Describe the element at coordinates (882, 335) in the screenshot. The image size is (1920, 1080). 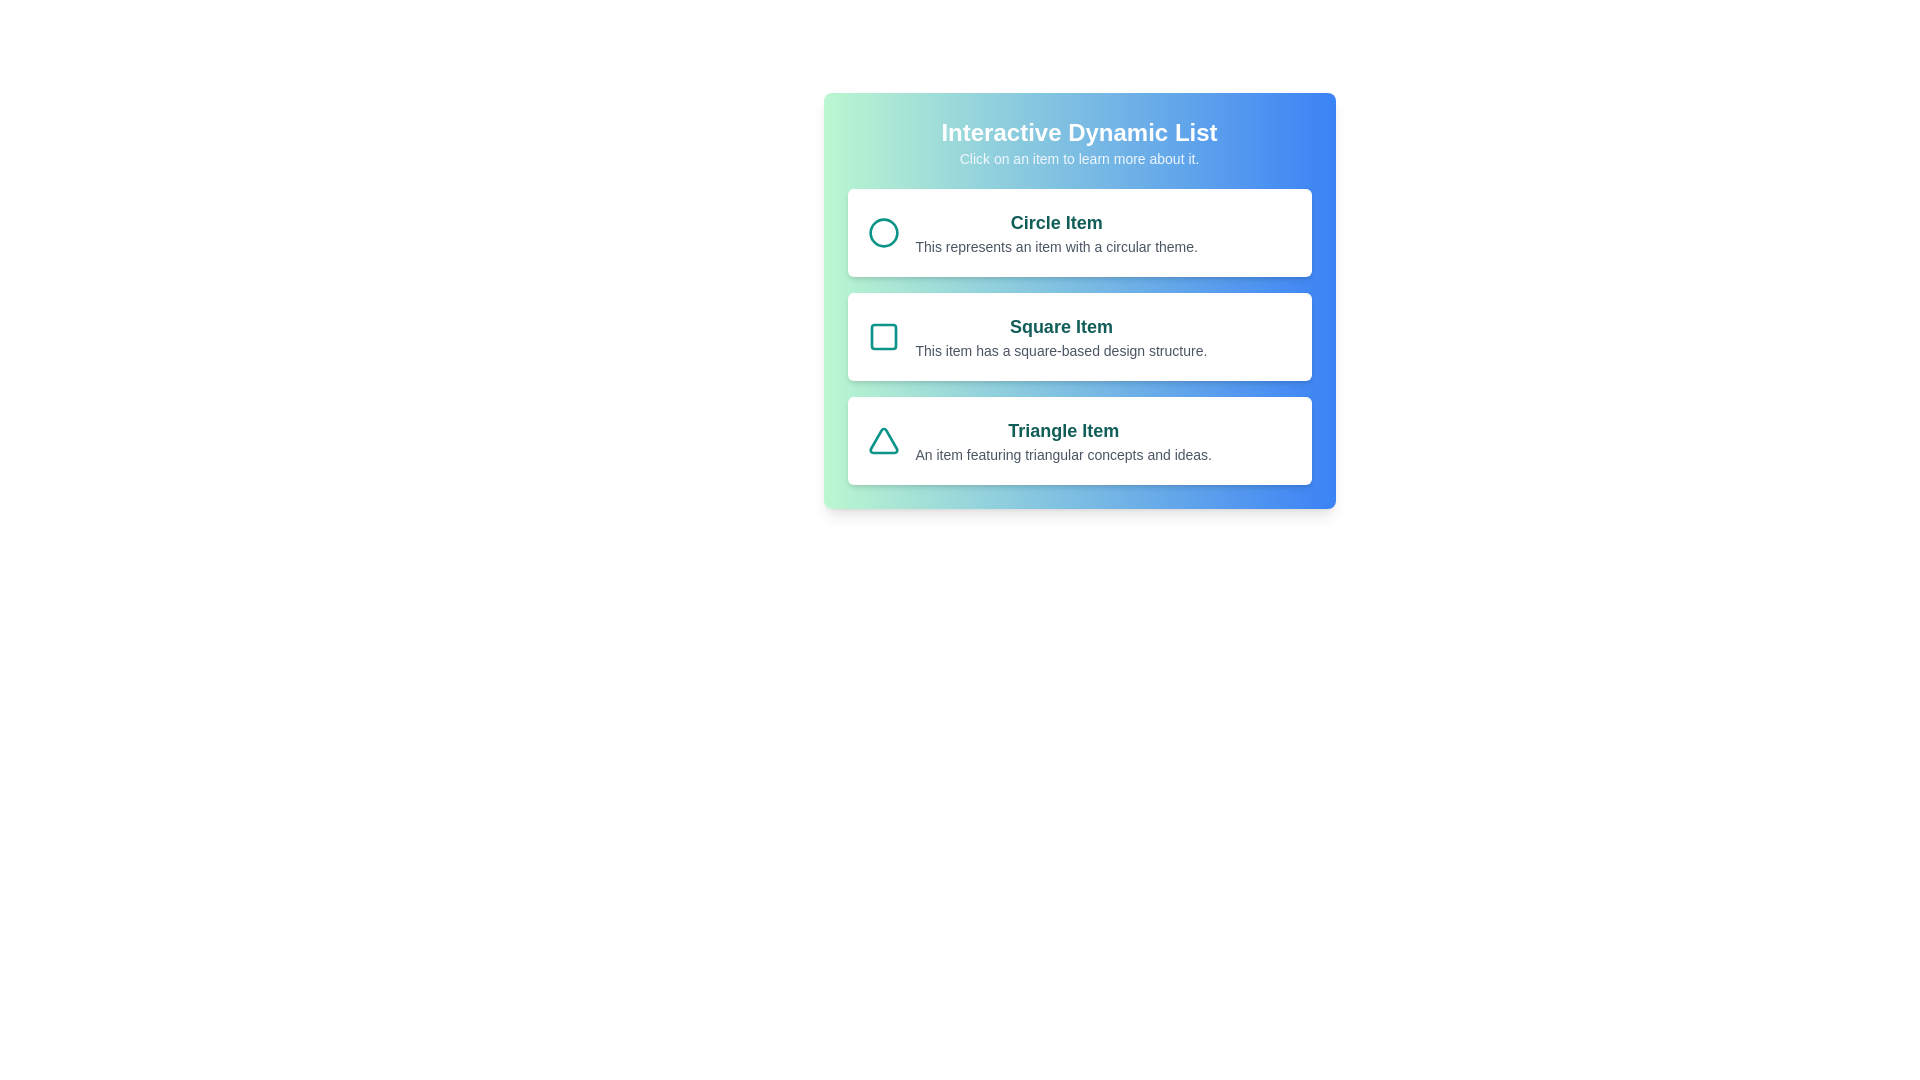
I see `the icon of the Square item to focus on it` at that location.